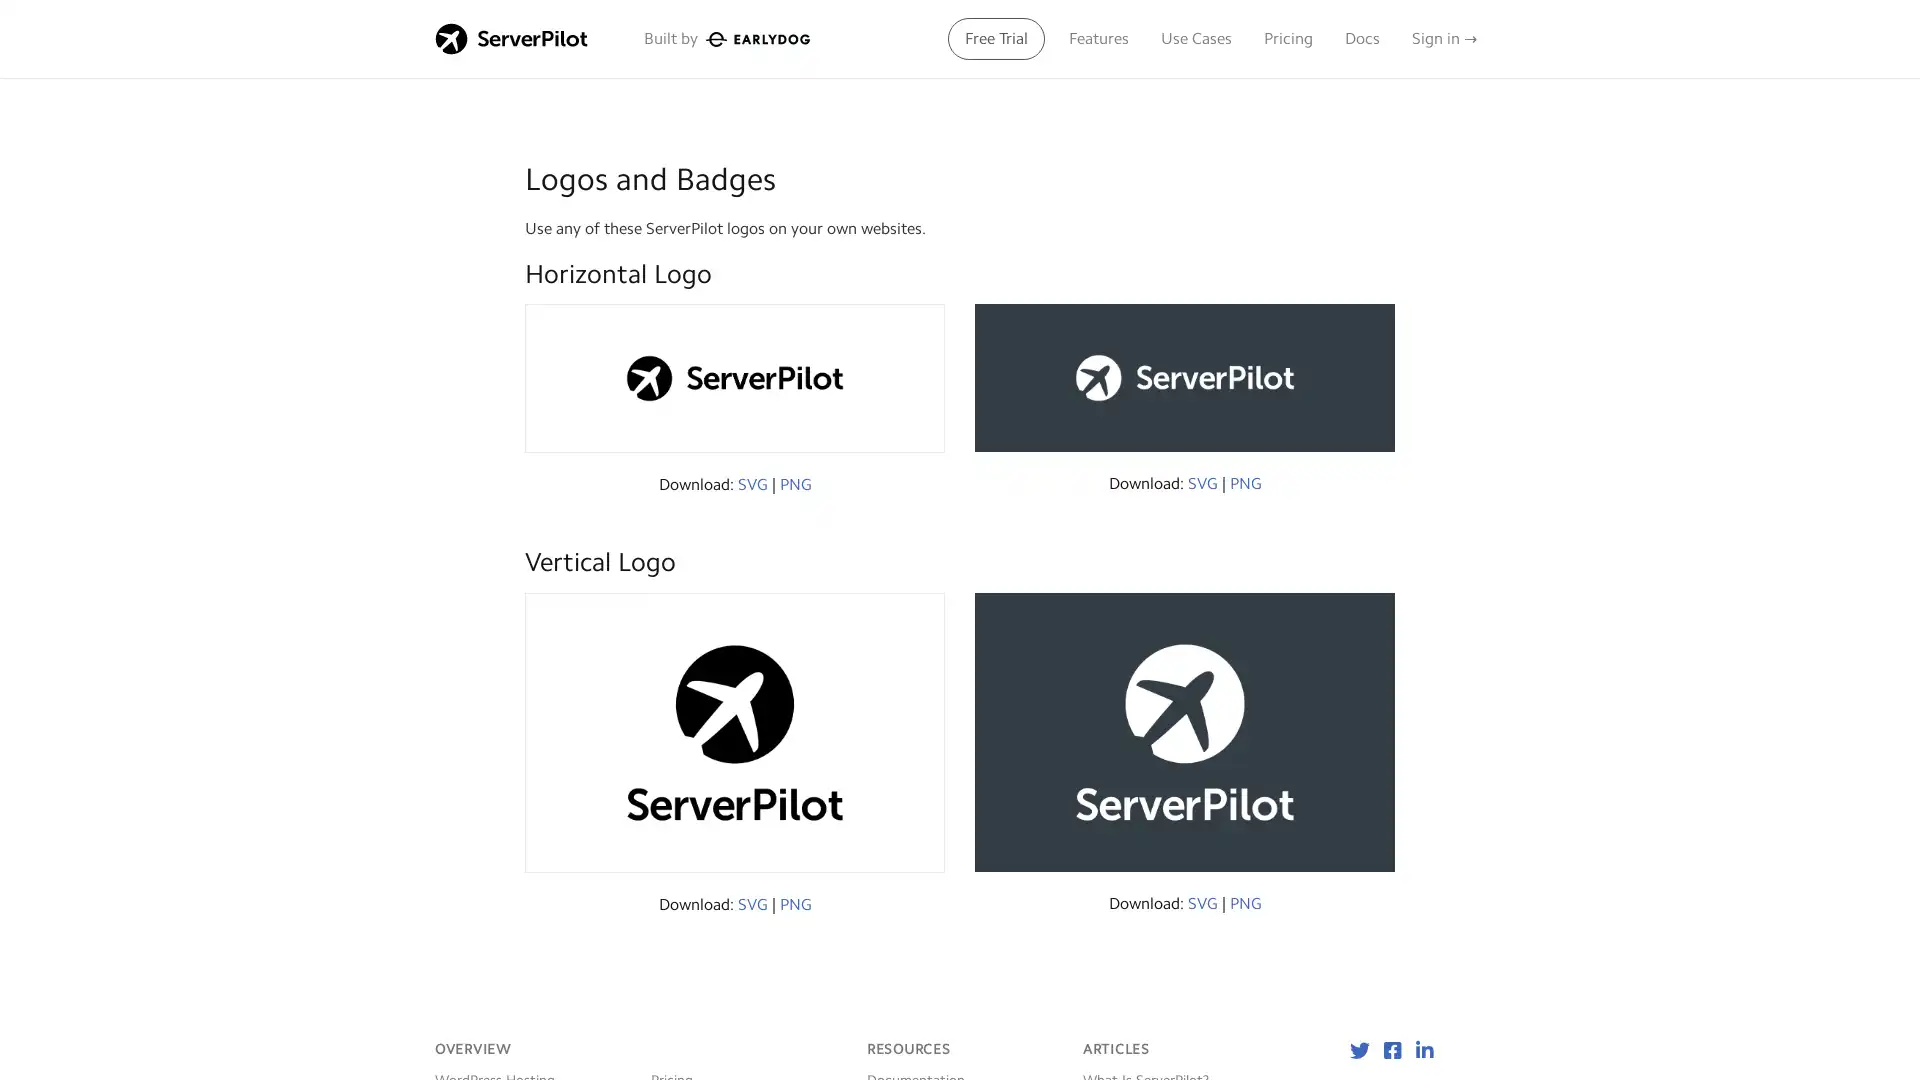  What do you see at coordinates (1098, 38) in the screenshot?
I see `Features` at bounding box center [1098, 38].